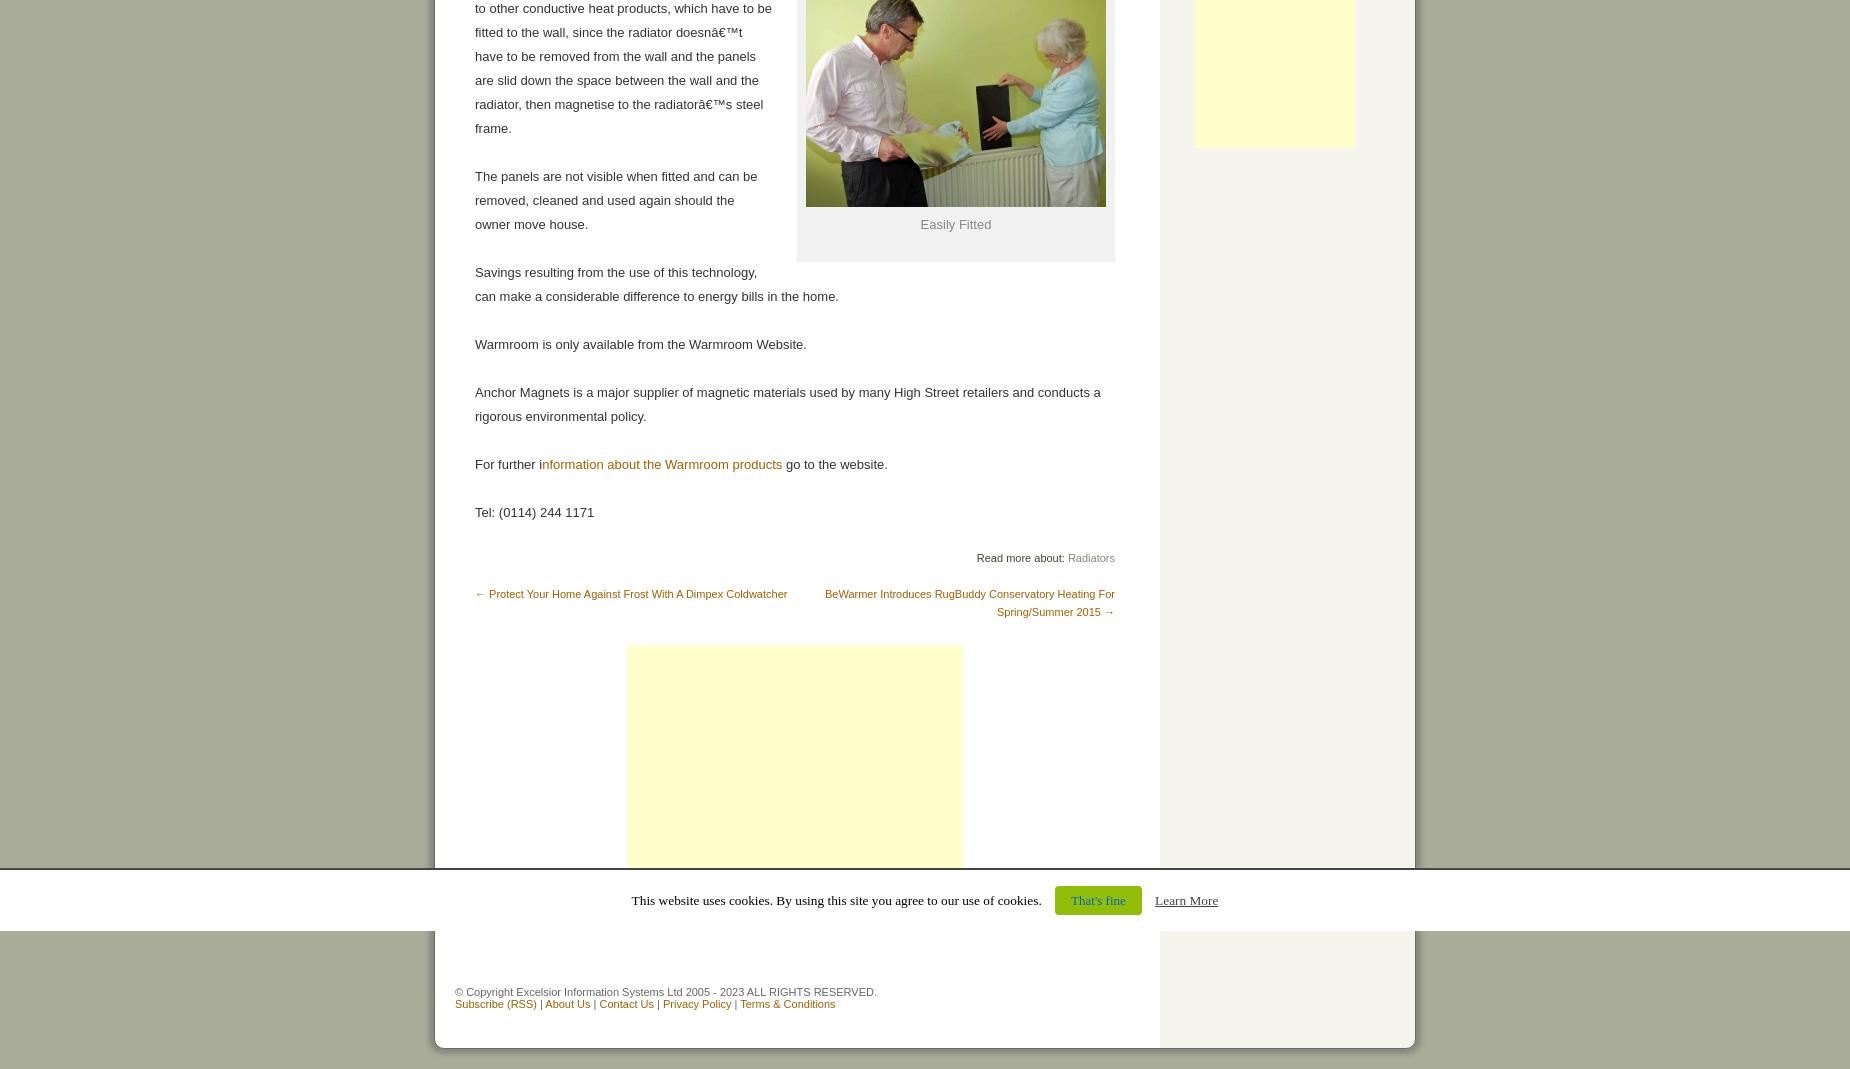 Image resolution: width=1850 pixels, height=1069 pixels. I want to click on 'Terms & Conditions', so click(787, 1004).